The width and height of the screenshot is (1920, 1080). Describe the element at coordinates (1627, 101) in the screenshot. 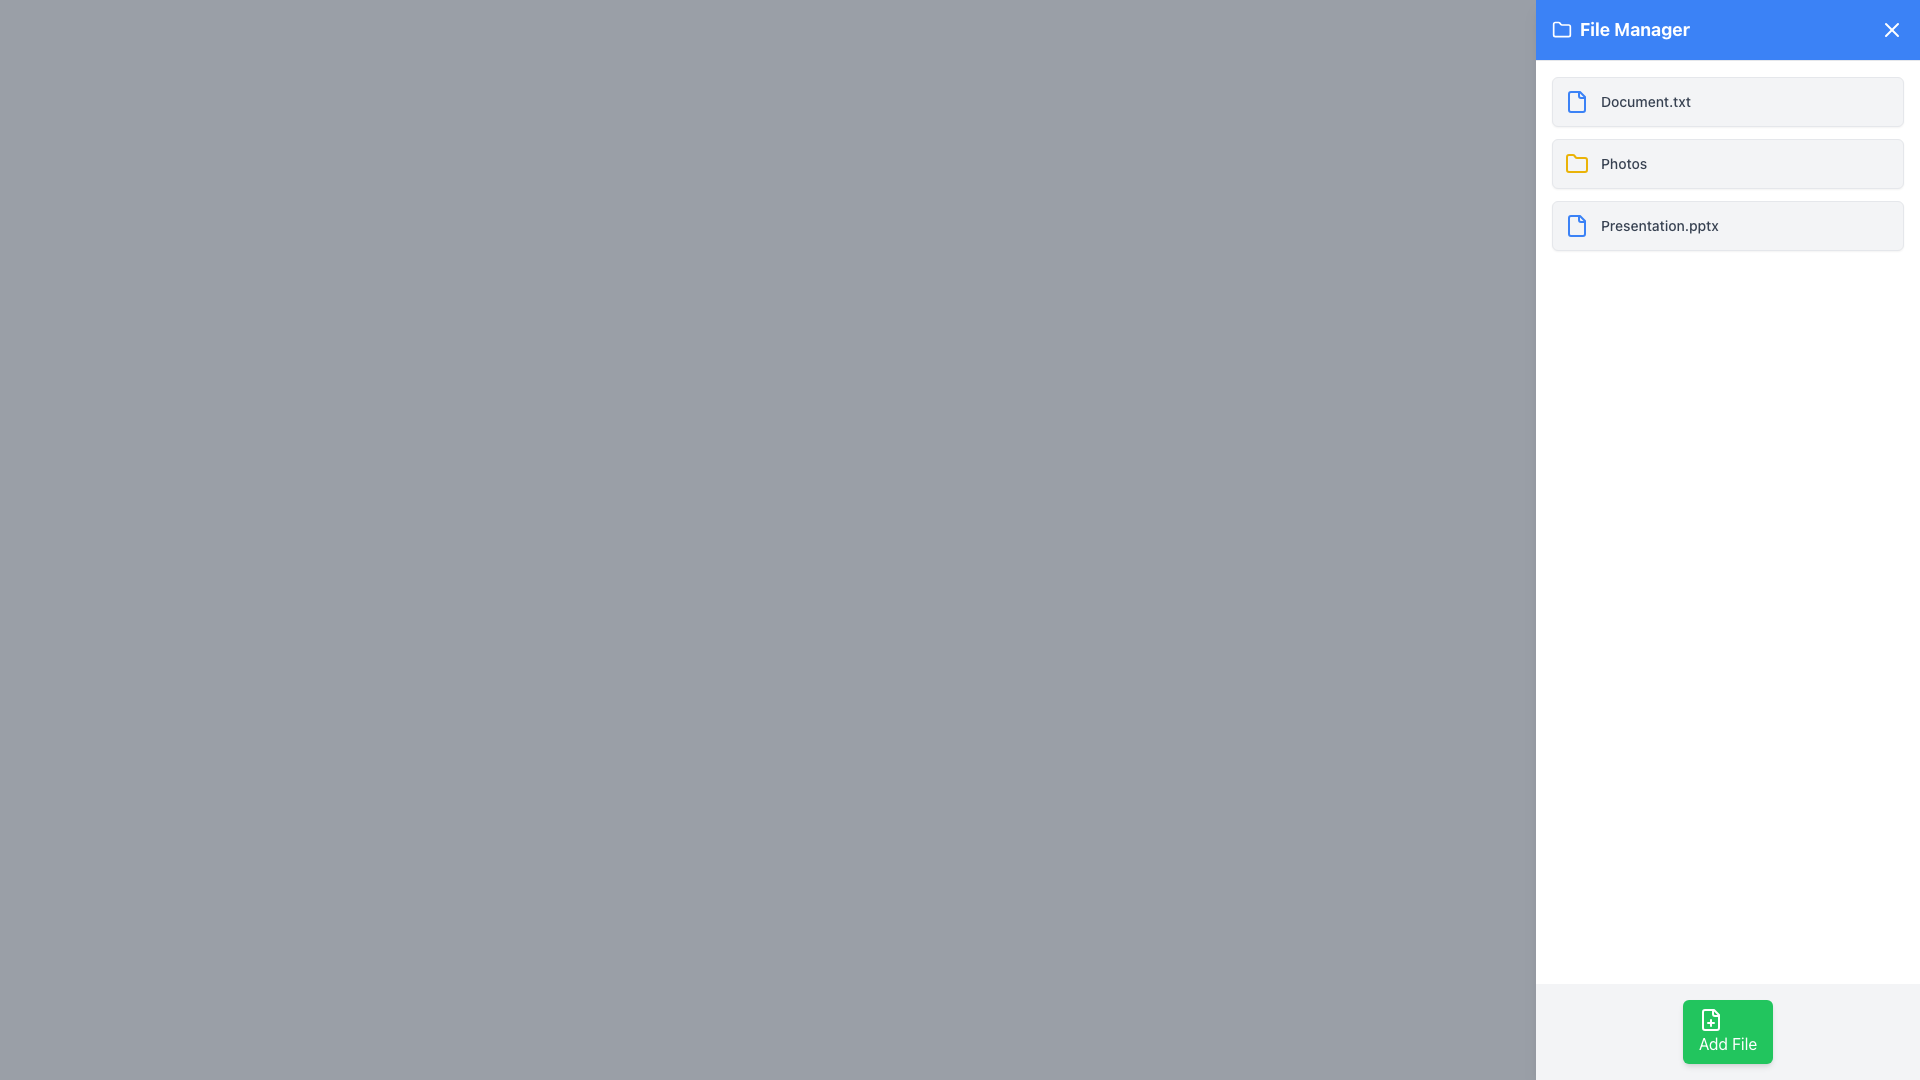

I see `the Text Label displaying 'Document.txt' in the File Manager panel, which is styled with a small font size and medium gray color, located next to a blue file icon` at that location.